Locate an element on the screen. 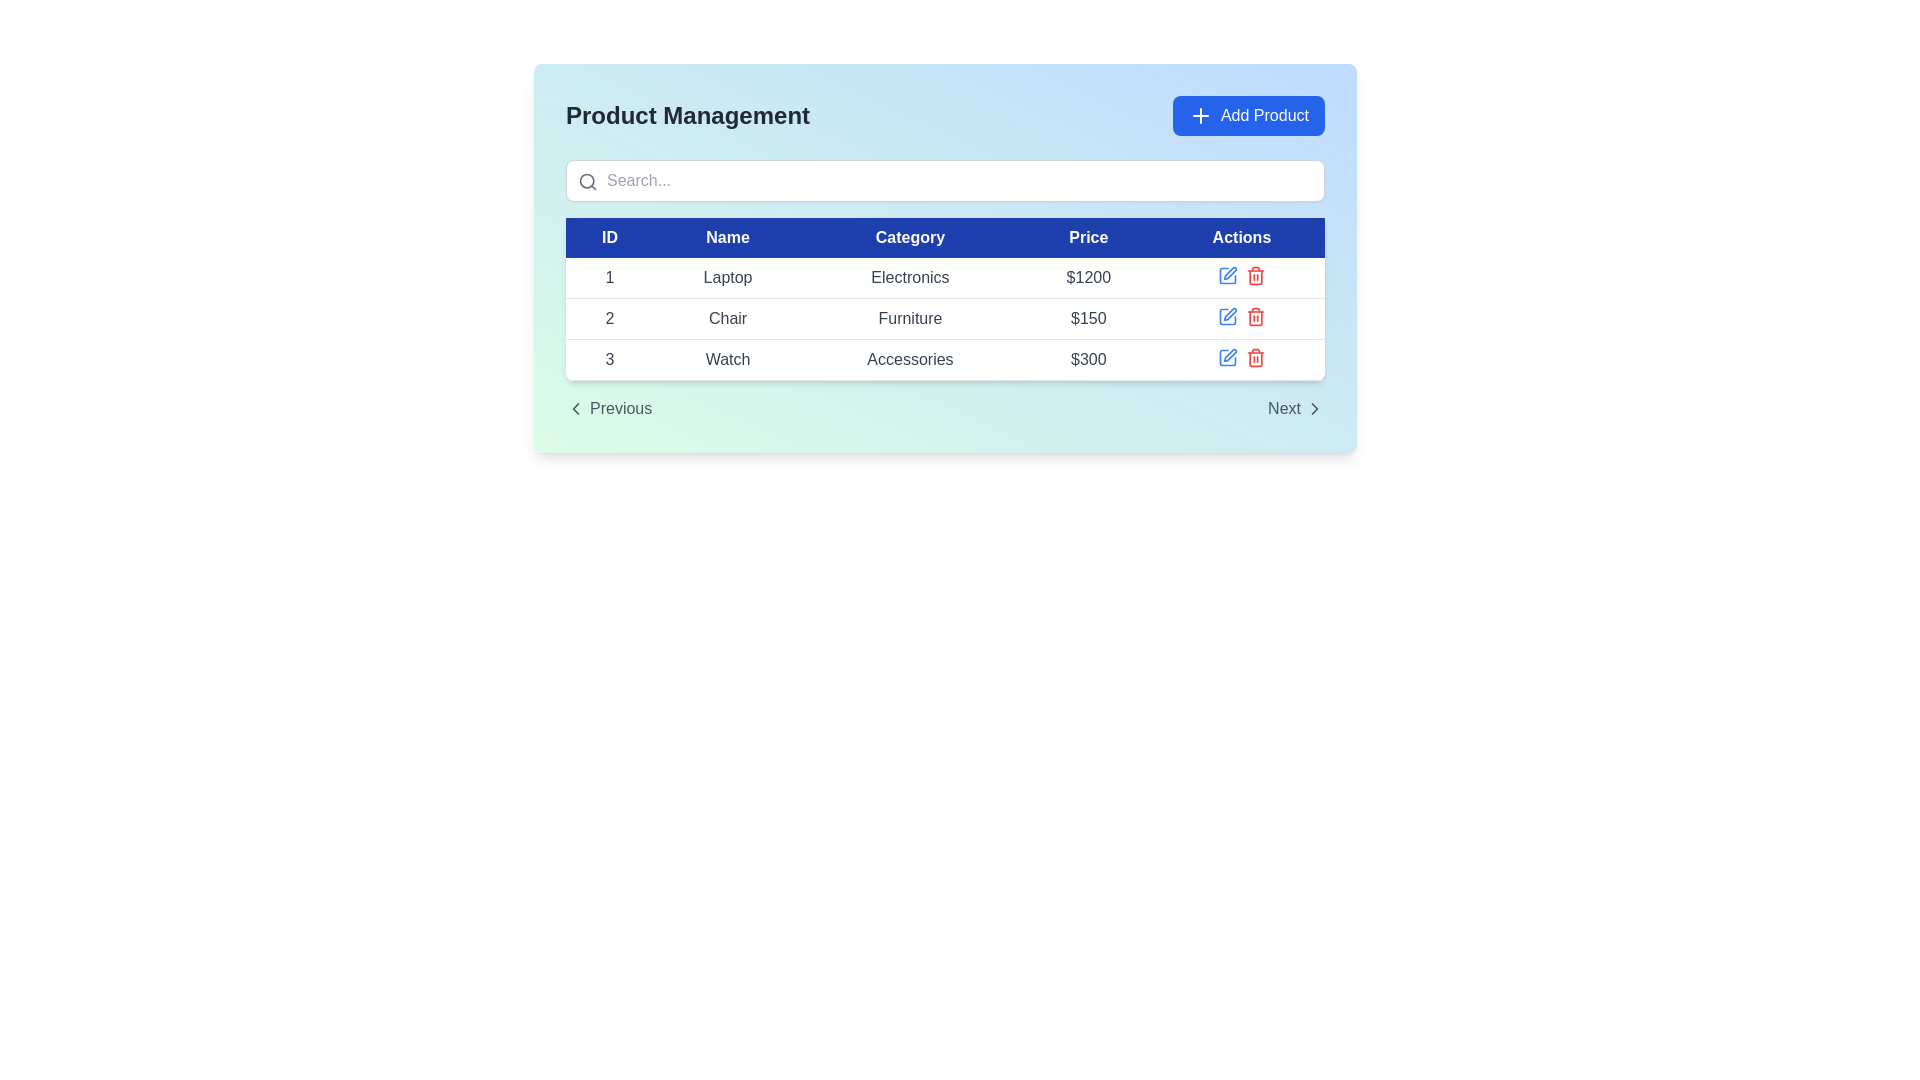 The image size is (1920, 1080). the plus icon located to the left of the 'Add Product' text within the 'Add Product' button in the upper right corner of the interface is located at coordinates (1200, 115).